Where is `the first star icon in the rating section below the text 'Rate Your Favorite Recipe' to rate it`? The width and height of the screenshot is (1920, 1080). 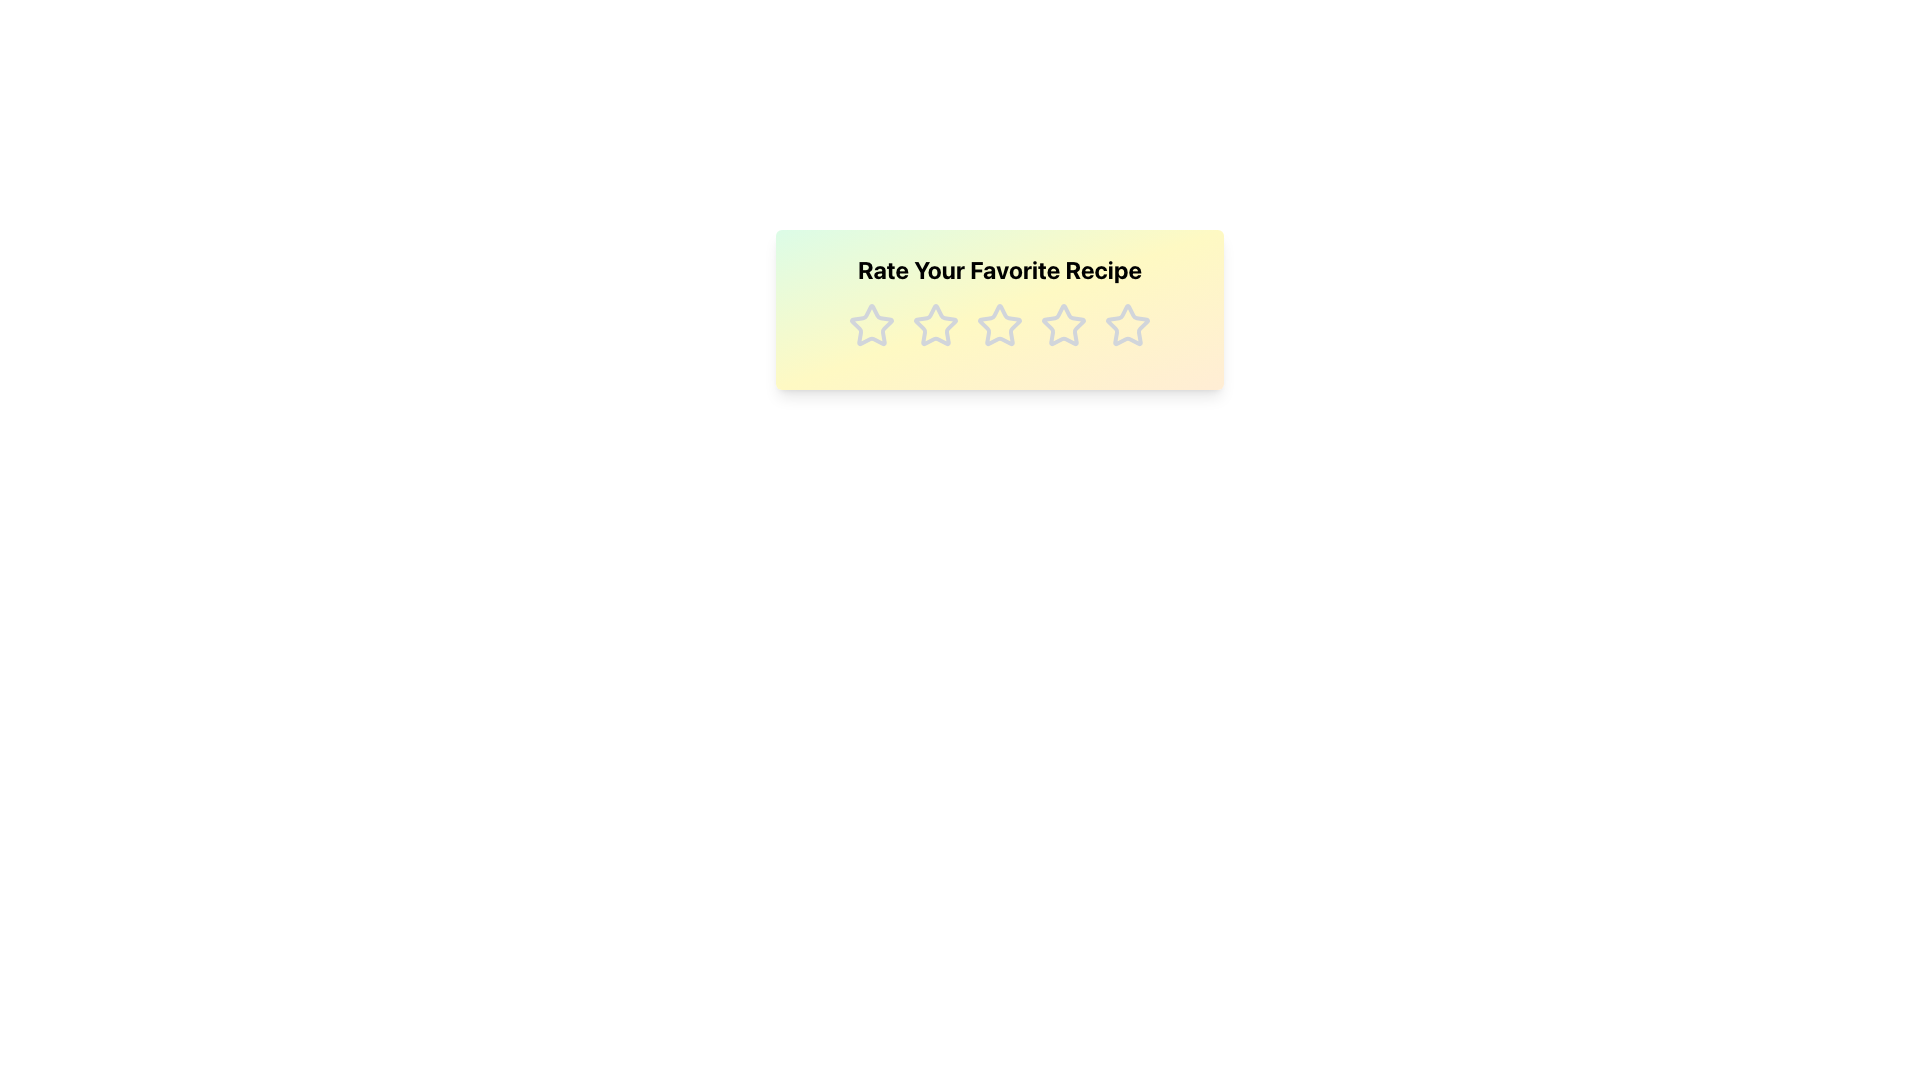
the first star icon in the rating section below the text 'Rate Your Favorite Recipe' to rate it is located at coordinates (872, 325).